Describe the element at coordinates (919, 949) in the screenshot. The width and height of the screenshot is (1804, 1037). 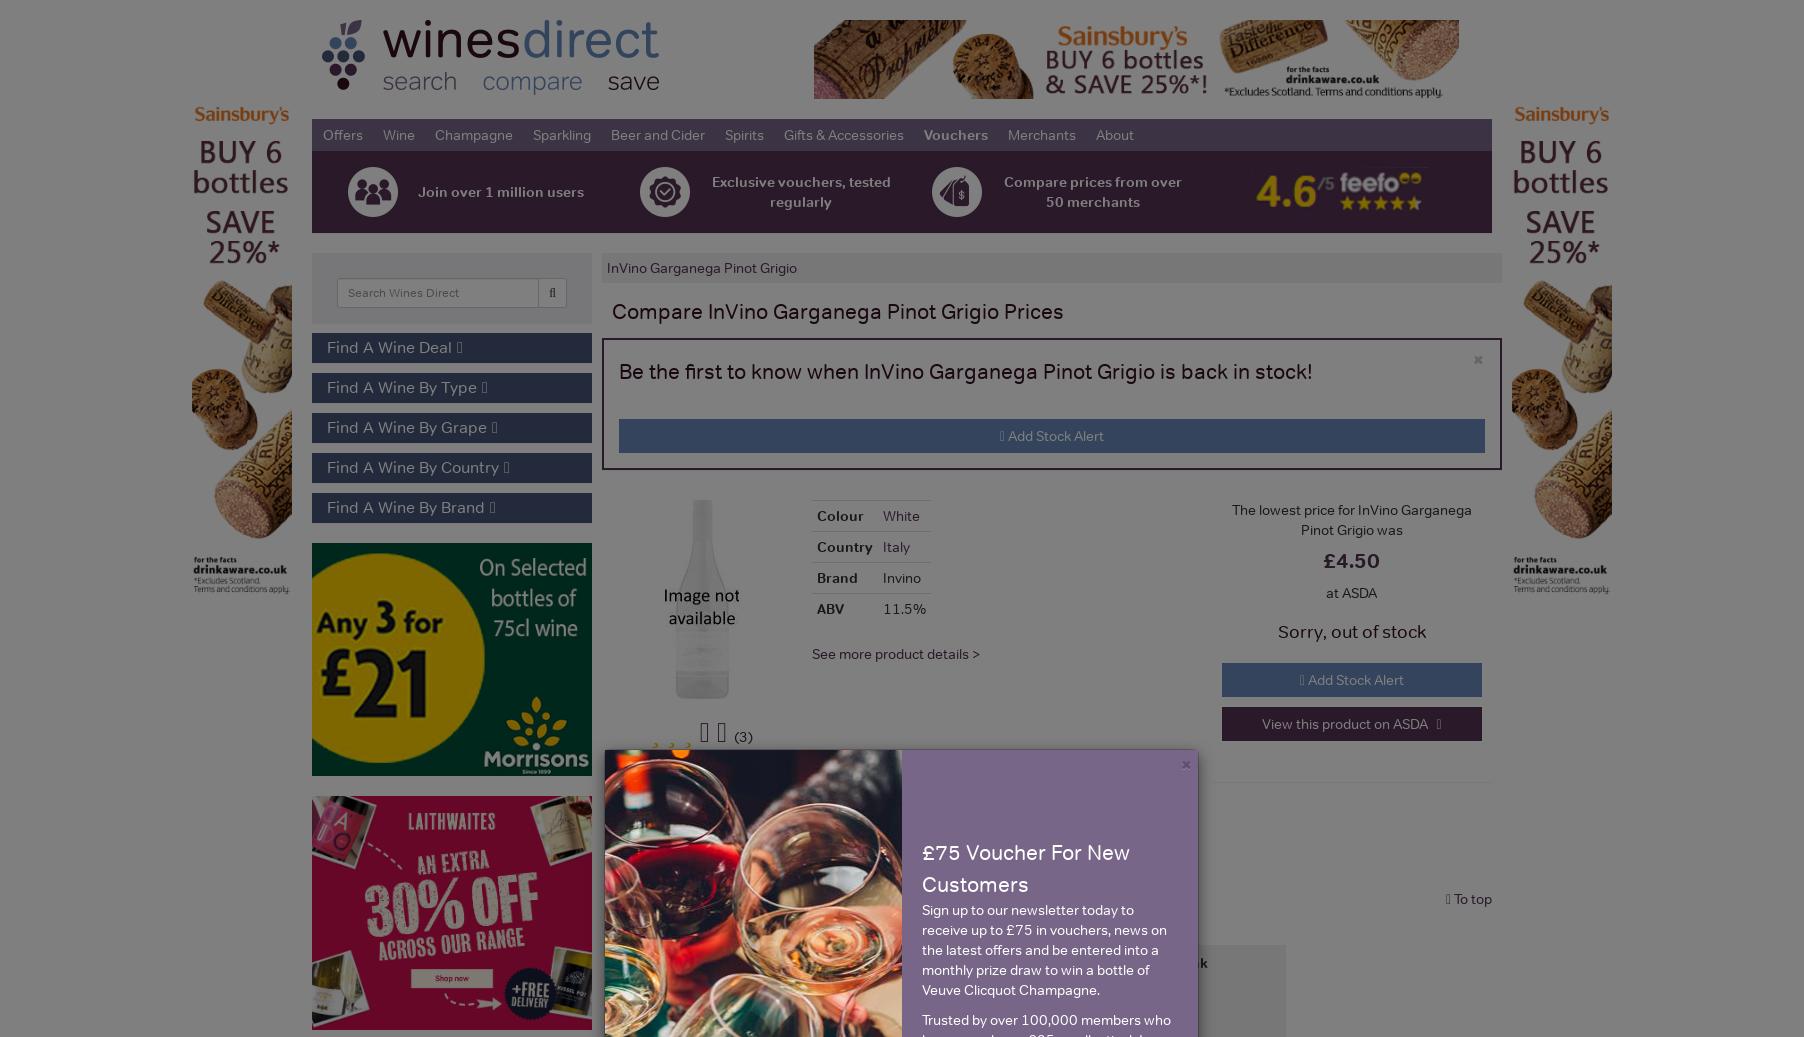
I see `'Sign up to our newsletter today to receive up to £75 in vouchers, news on the latest offers and be entered into a monthly prize draw to win a bottle of Veuve Clicquot Champagne.'` at that location.